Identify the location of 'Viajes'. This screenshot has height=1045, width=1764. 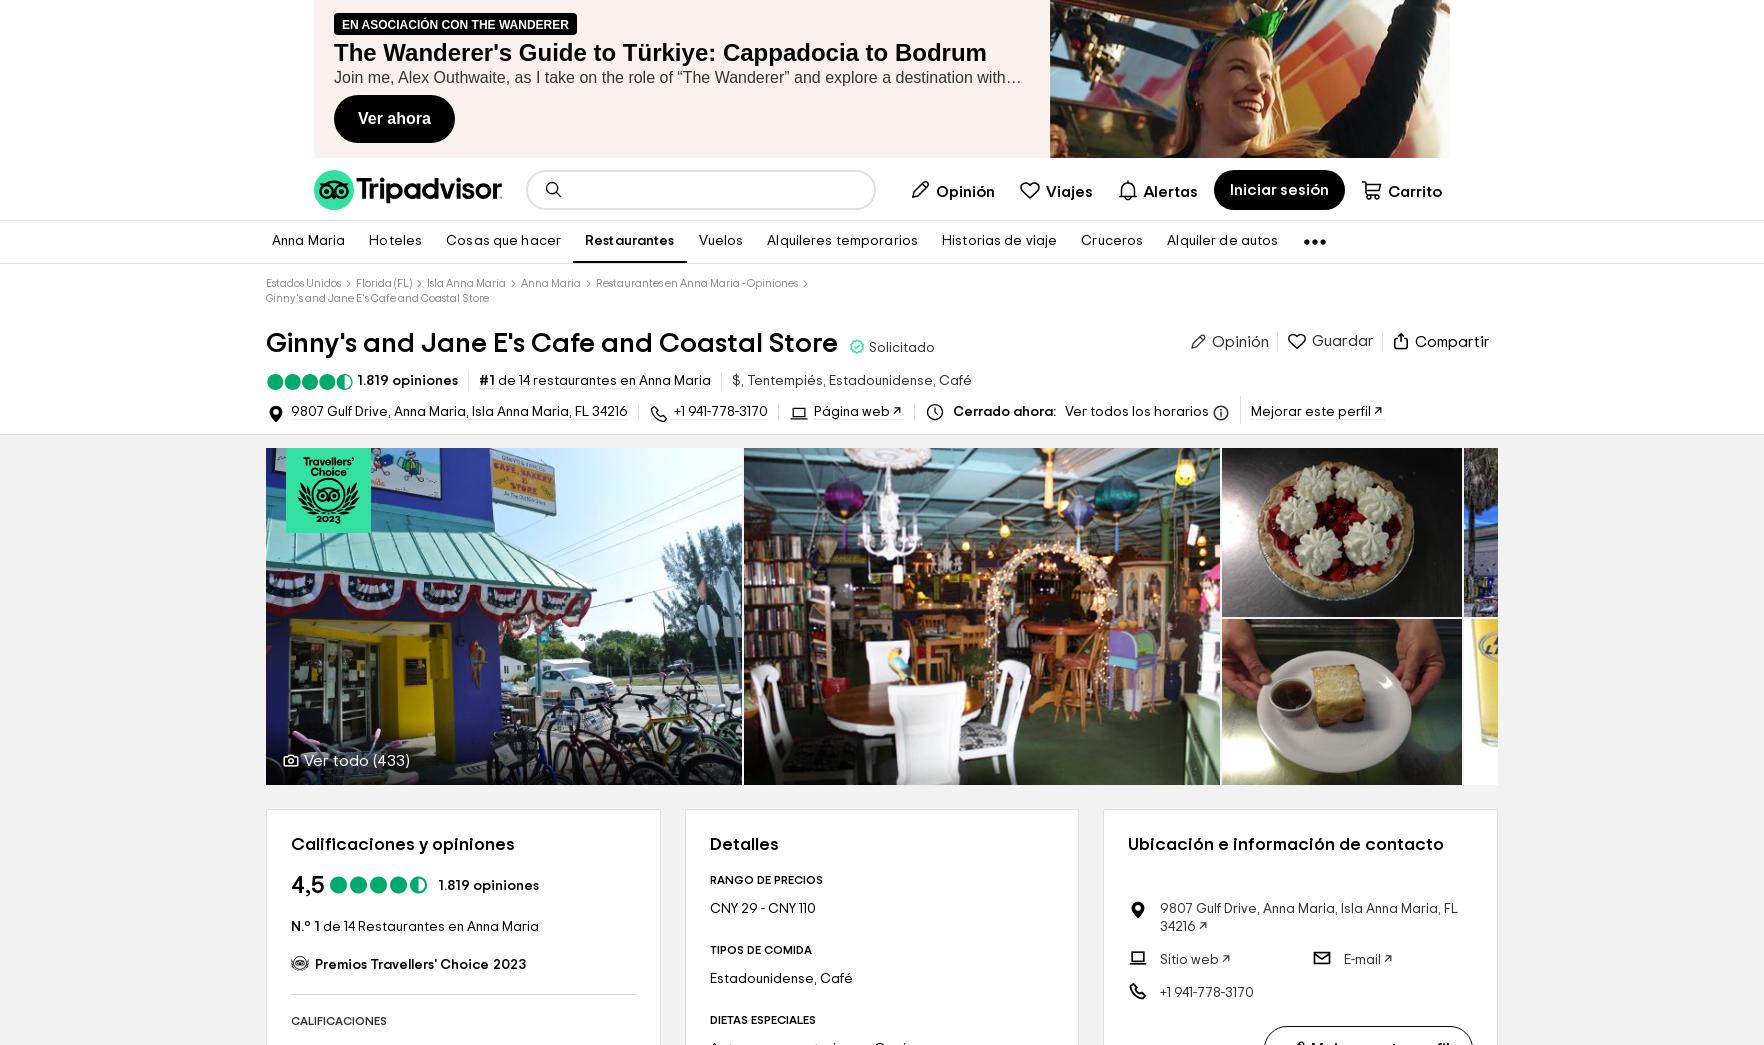
(1046, 191).